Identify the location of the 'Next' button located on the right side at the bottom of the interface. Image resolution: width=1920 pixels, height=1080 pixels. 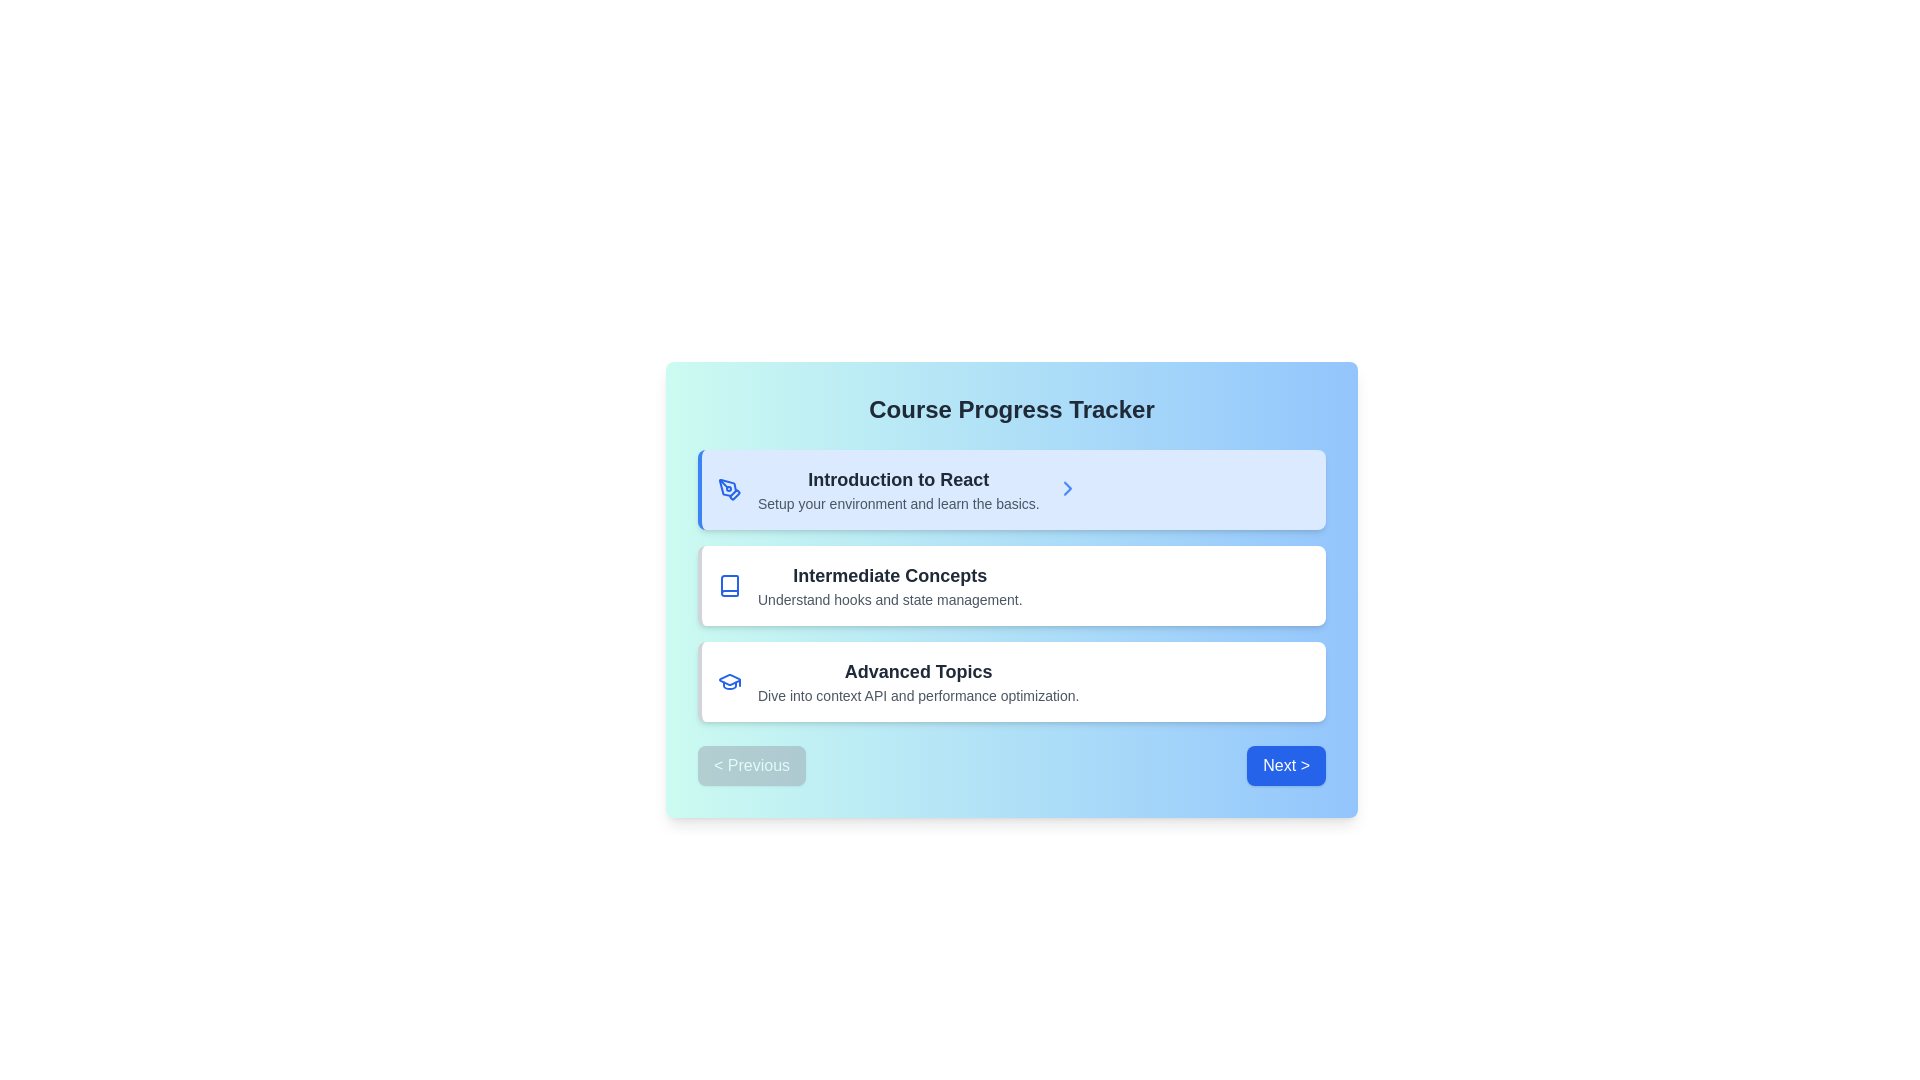
(1286, 765).